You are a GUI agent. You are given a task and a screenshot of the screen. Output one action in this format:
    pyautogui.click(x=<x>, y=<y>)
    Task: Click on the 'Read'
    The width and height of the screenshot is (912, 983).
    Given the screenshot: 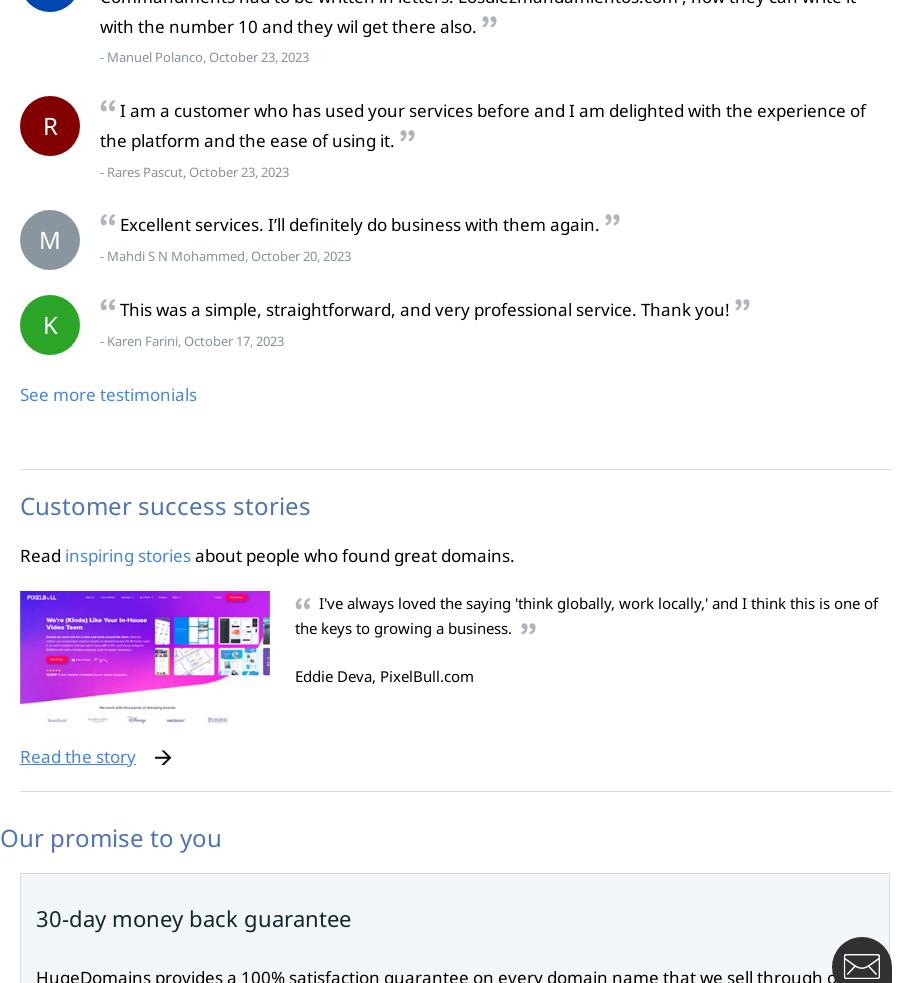 What is the action you would take?
    pyautogui.click(x=41, y=554)
    